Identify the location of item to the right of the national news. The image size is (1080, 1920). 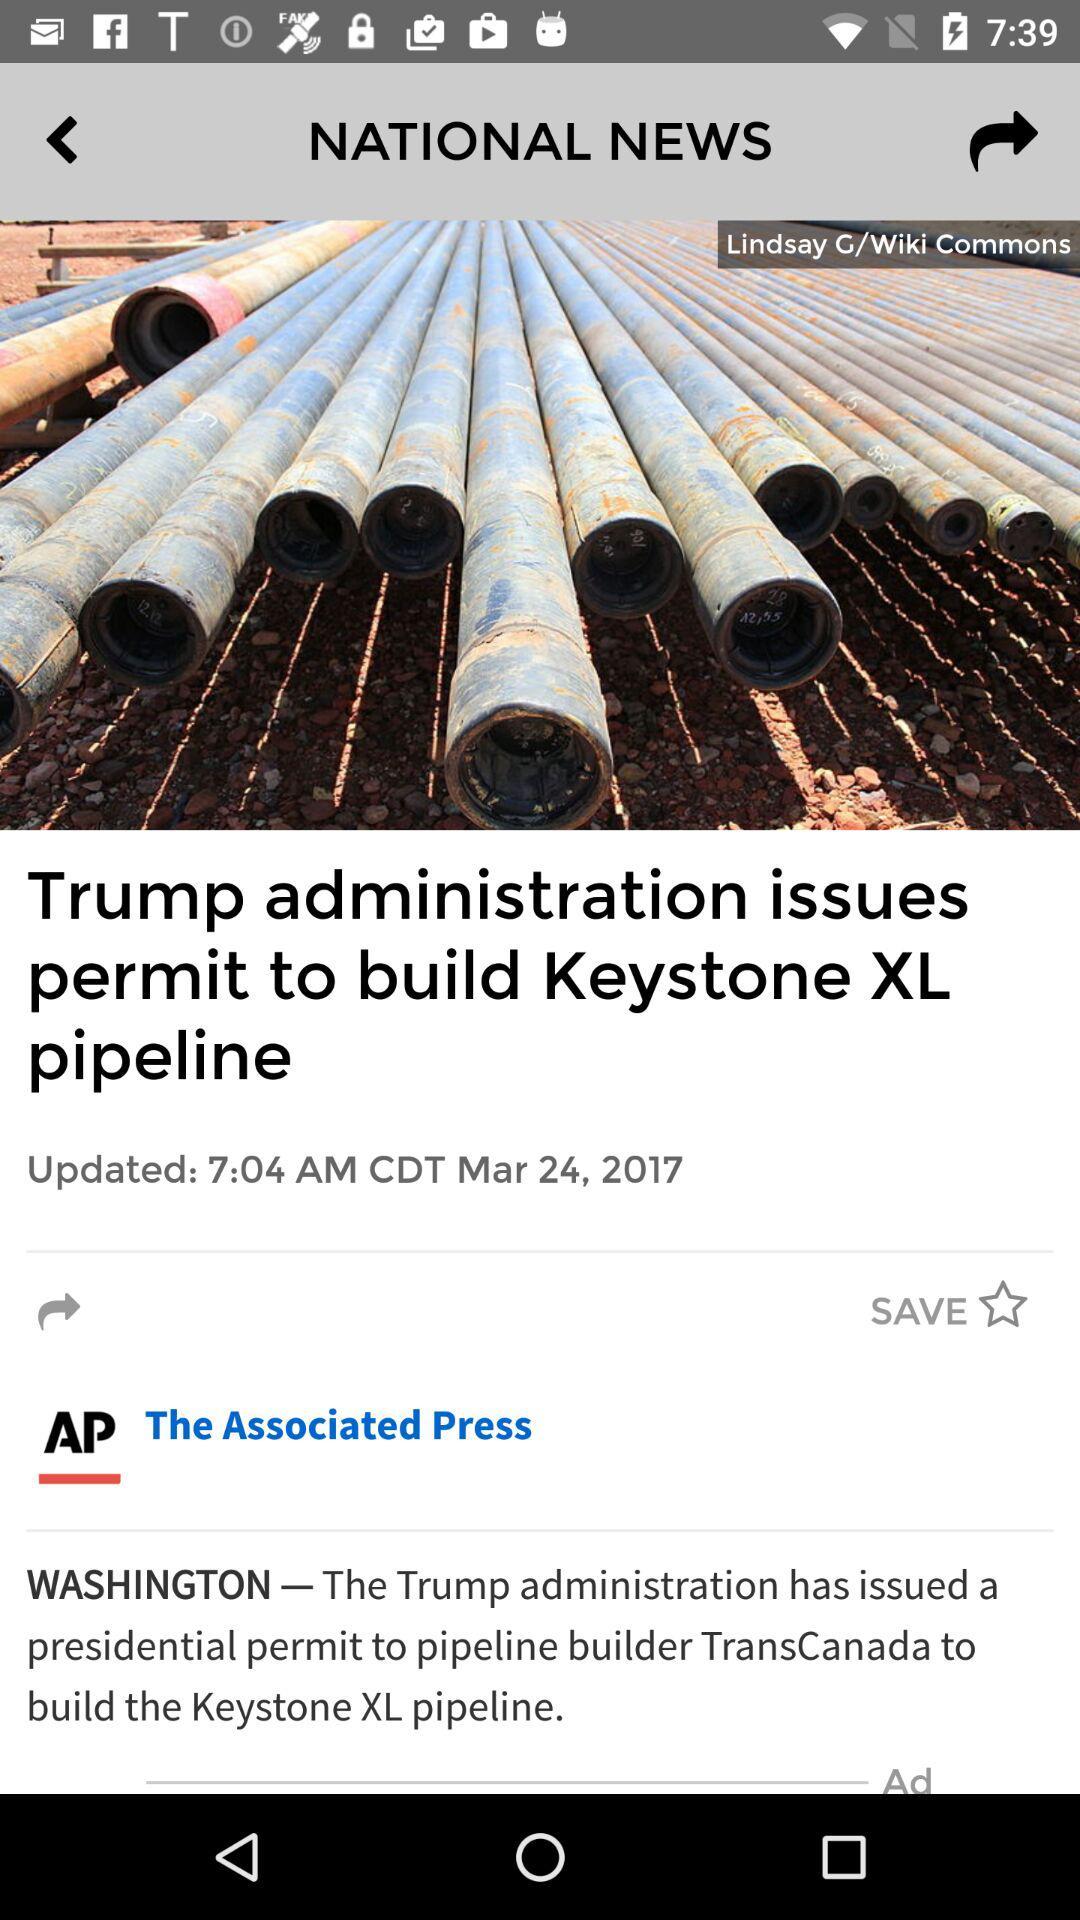
(1003, 140).